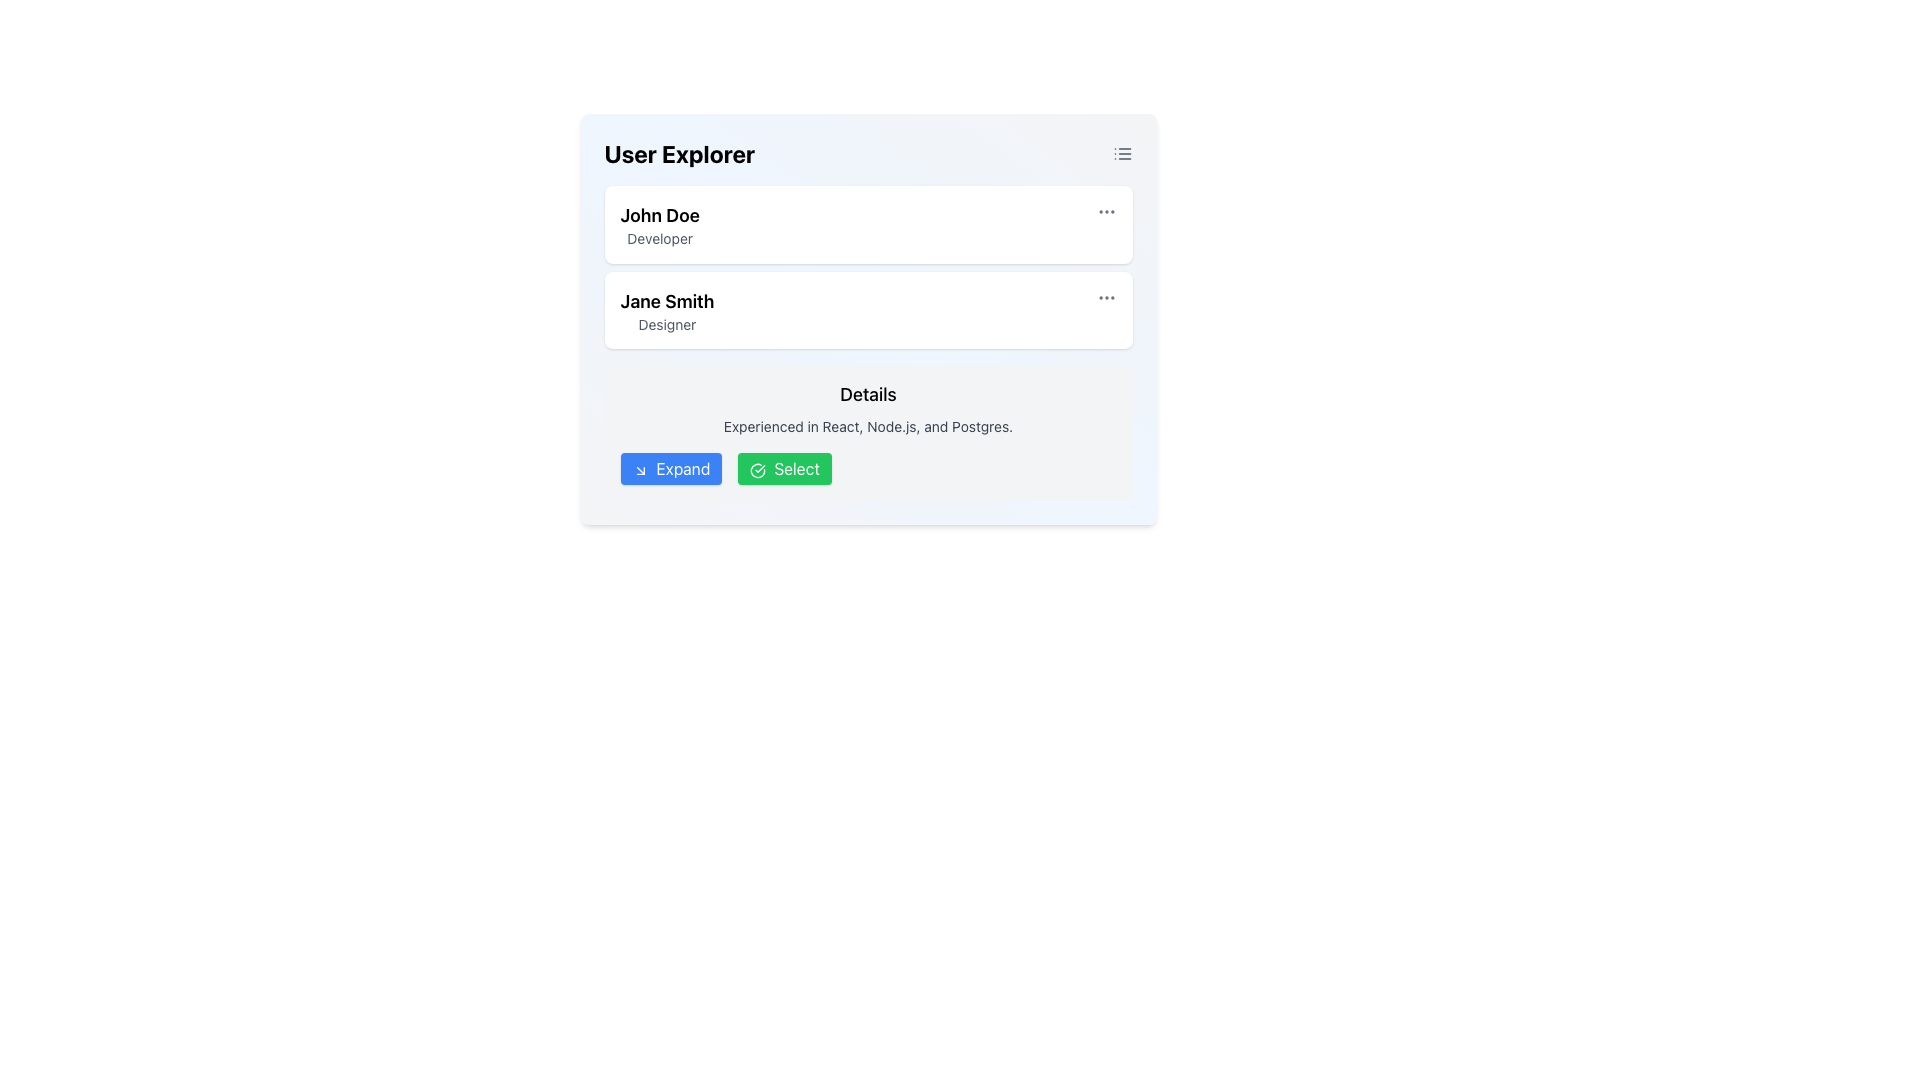 This screenshot has height=1080, width=1920. What do you see at coordinates (757, 470) in the screenshot?
I see `the small circular icon with a checkmark inside, located to the left of the green 'Select' button in the 'Details' card` at bounding box center [757, 470].